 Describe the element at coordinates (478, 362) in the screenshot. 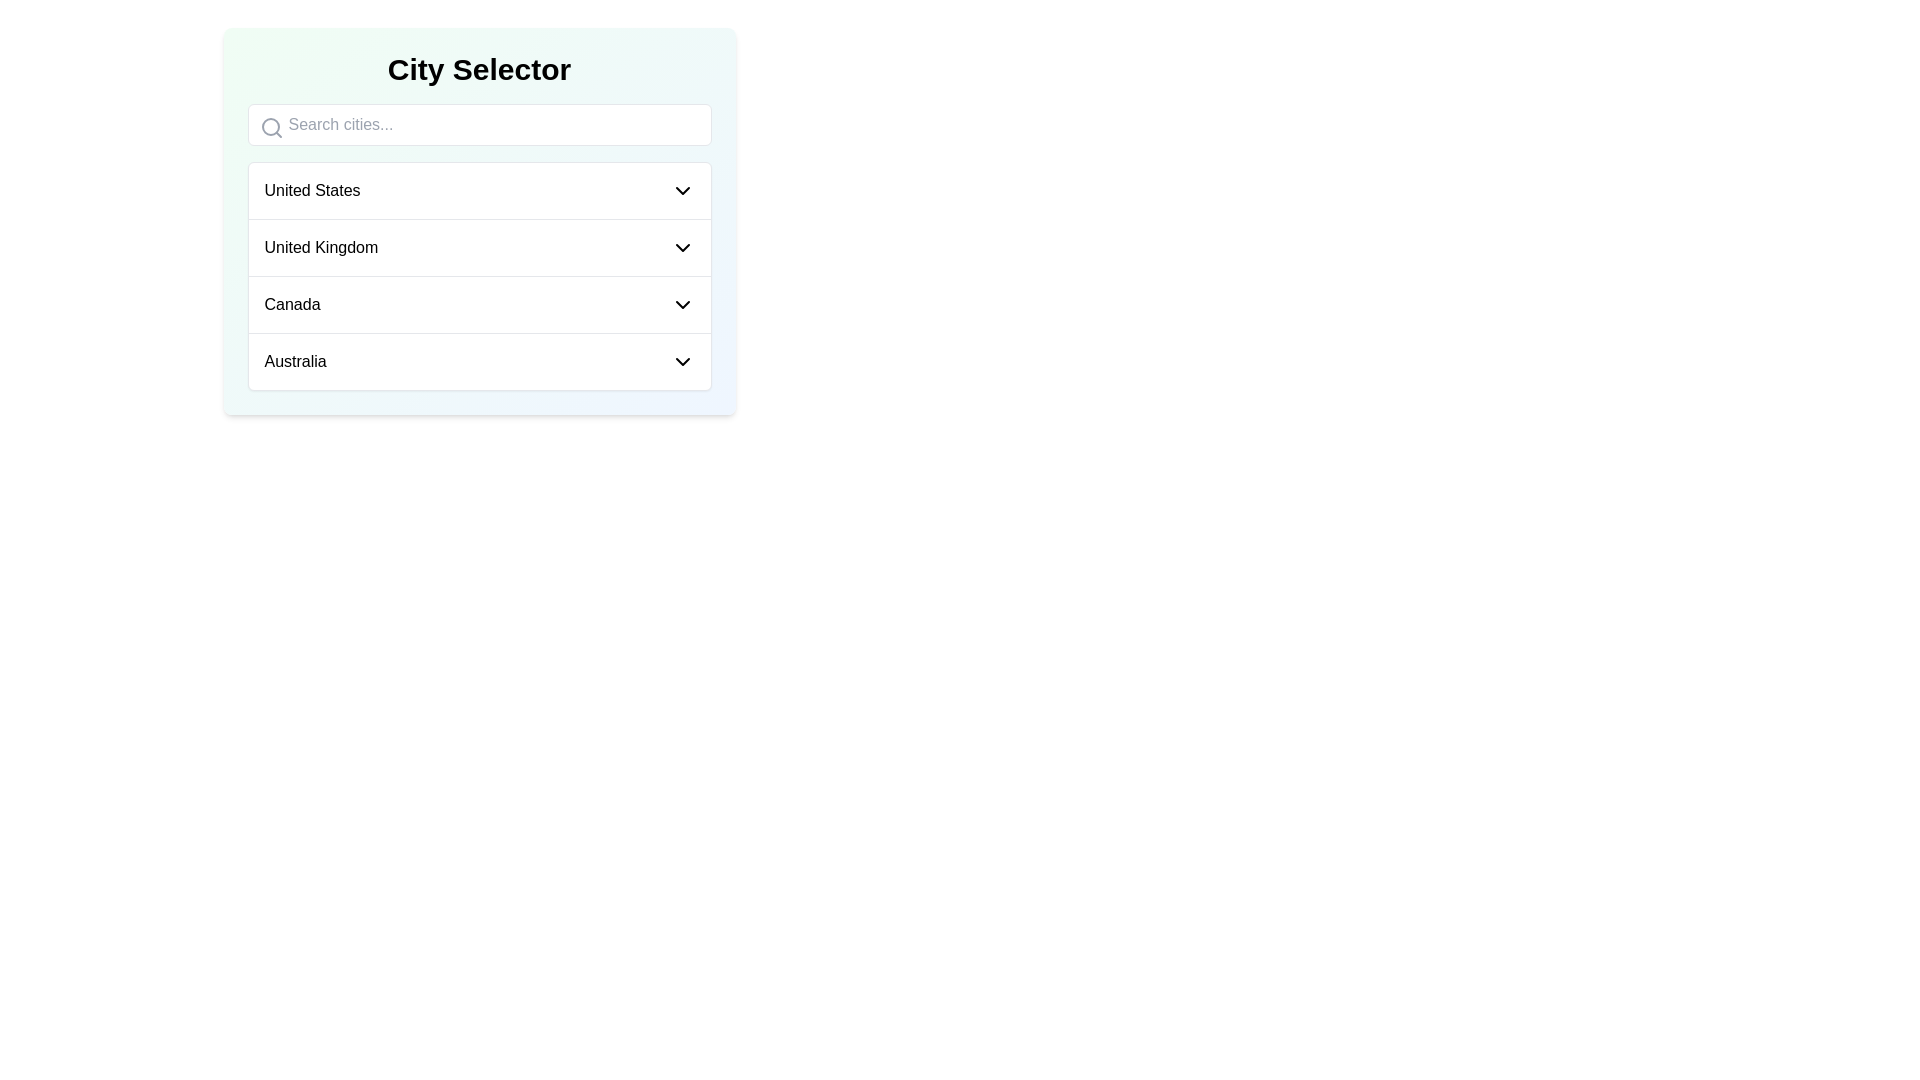

I see `the list item for 'Australia'` at that location.